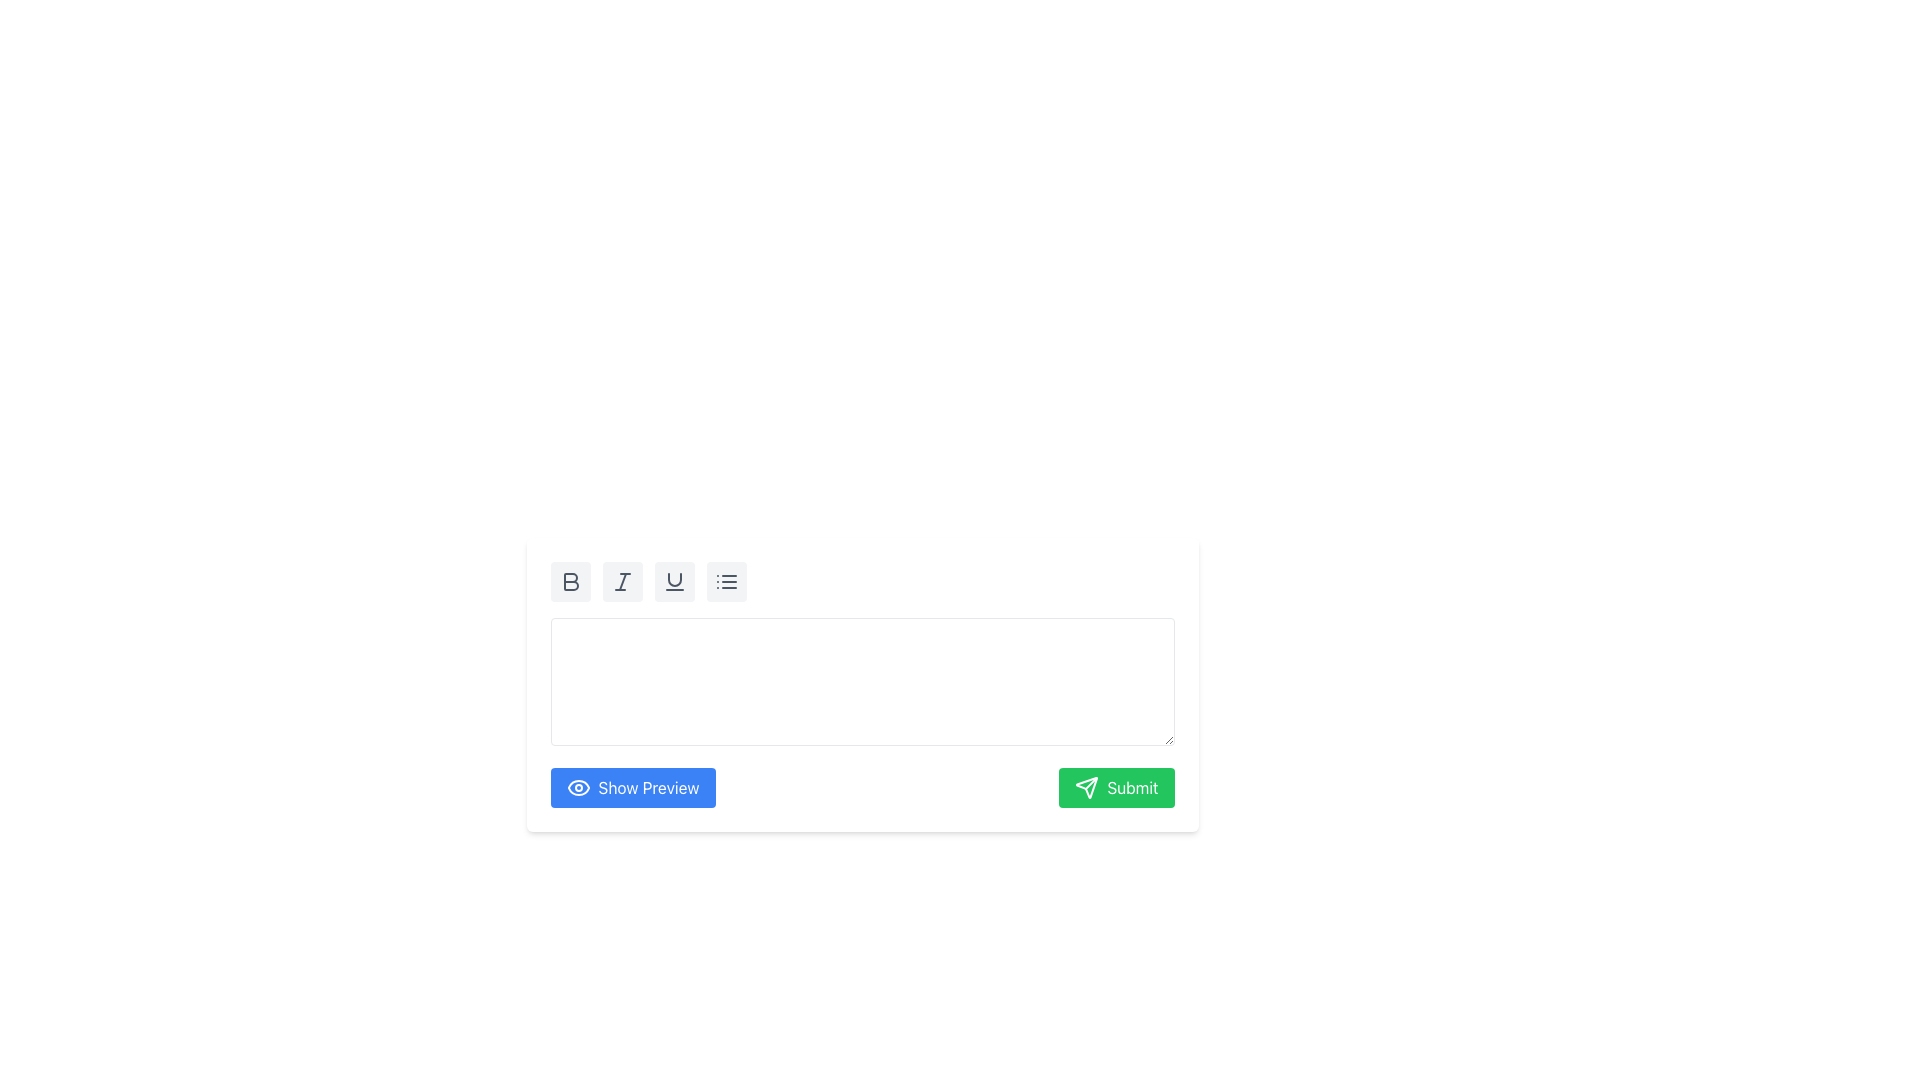  What do you see at coordinates (674, 582) in the screenshot?
I see `the underline formatting button located in the toolbar above the text area` at bounding box center [674, 582].